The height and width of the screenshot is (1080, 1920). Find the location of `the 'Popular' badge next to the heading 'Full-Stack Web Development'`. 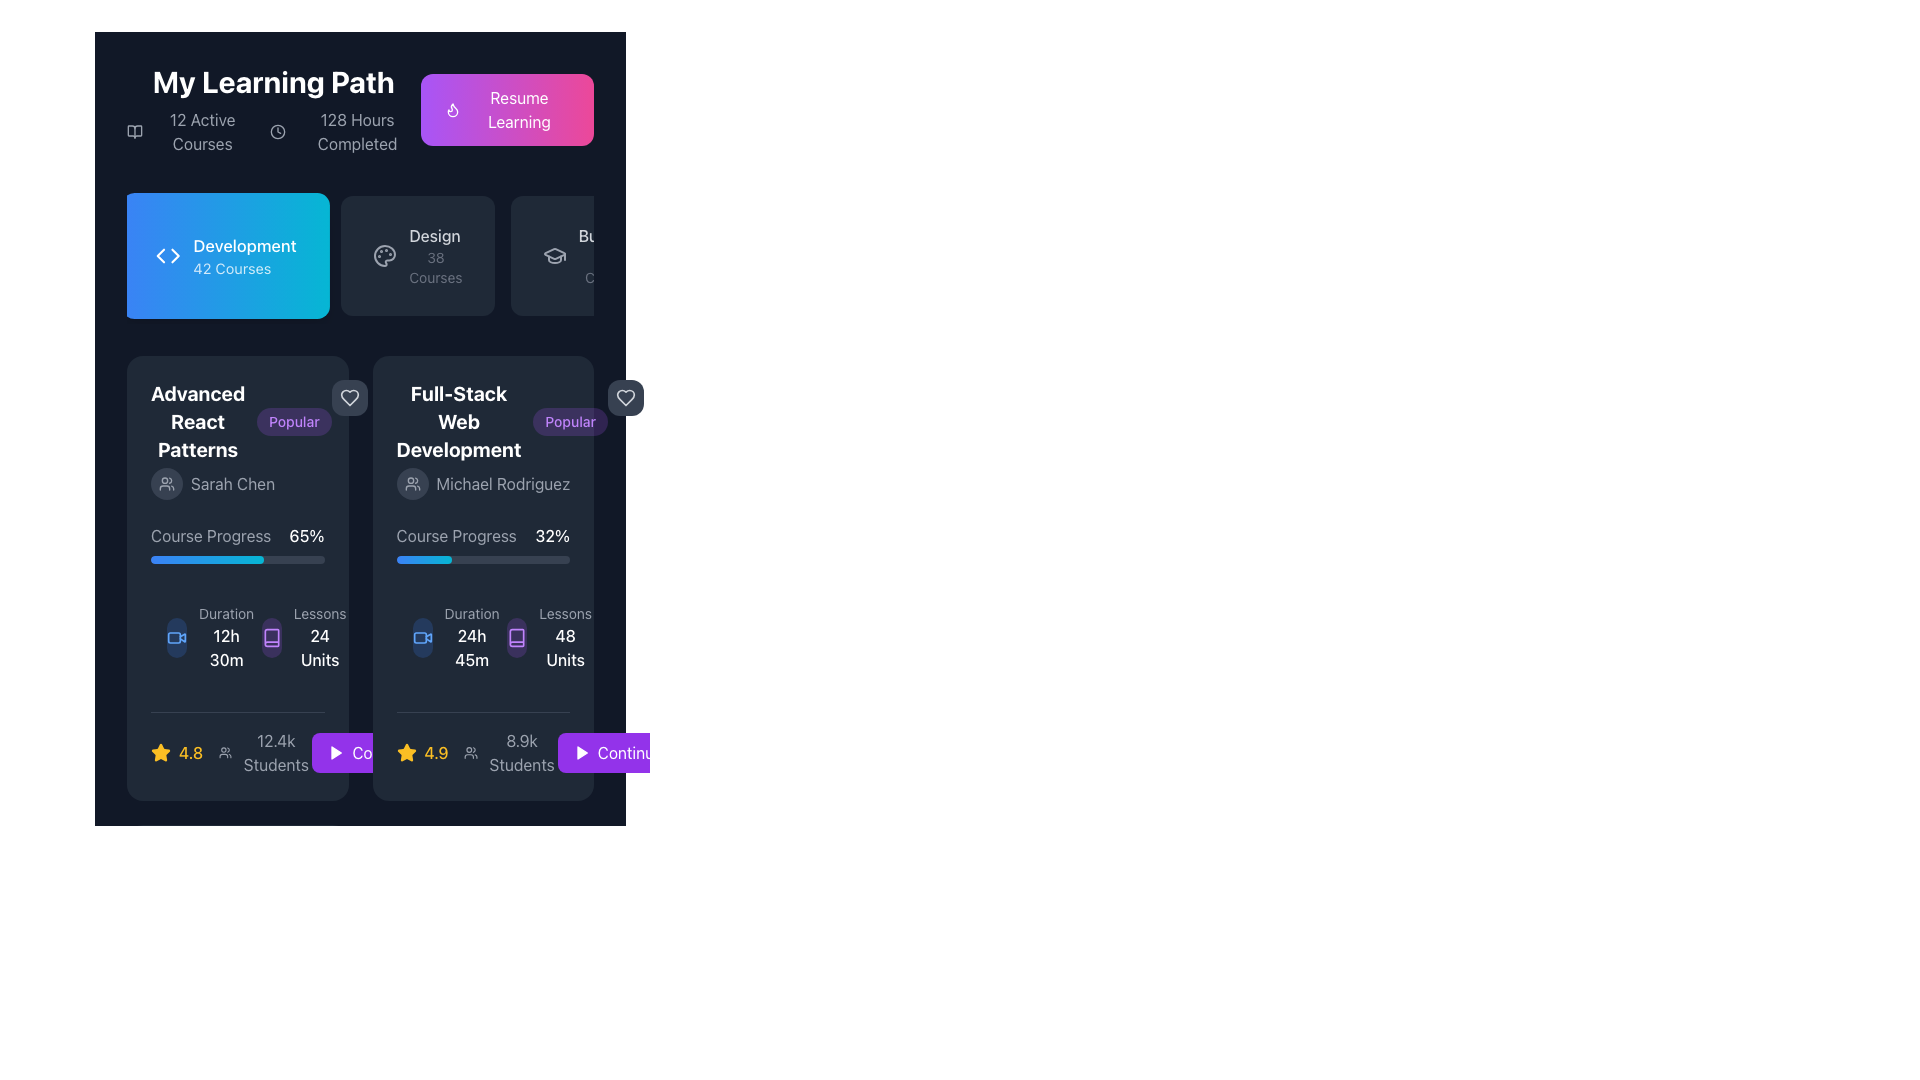

the 'Popular' badge next to the heading 'Full-Stack Web Development' is located at coordinates (502, 438).